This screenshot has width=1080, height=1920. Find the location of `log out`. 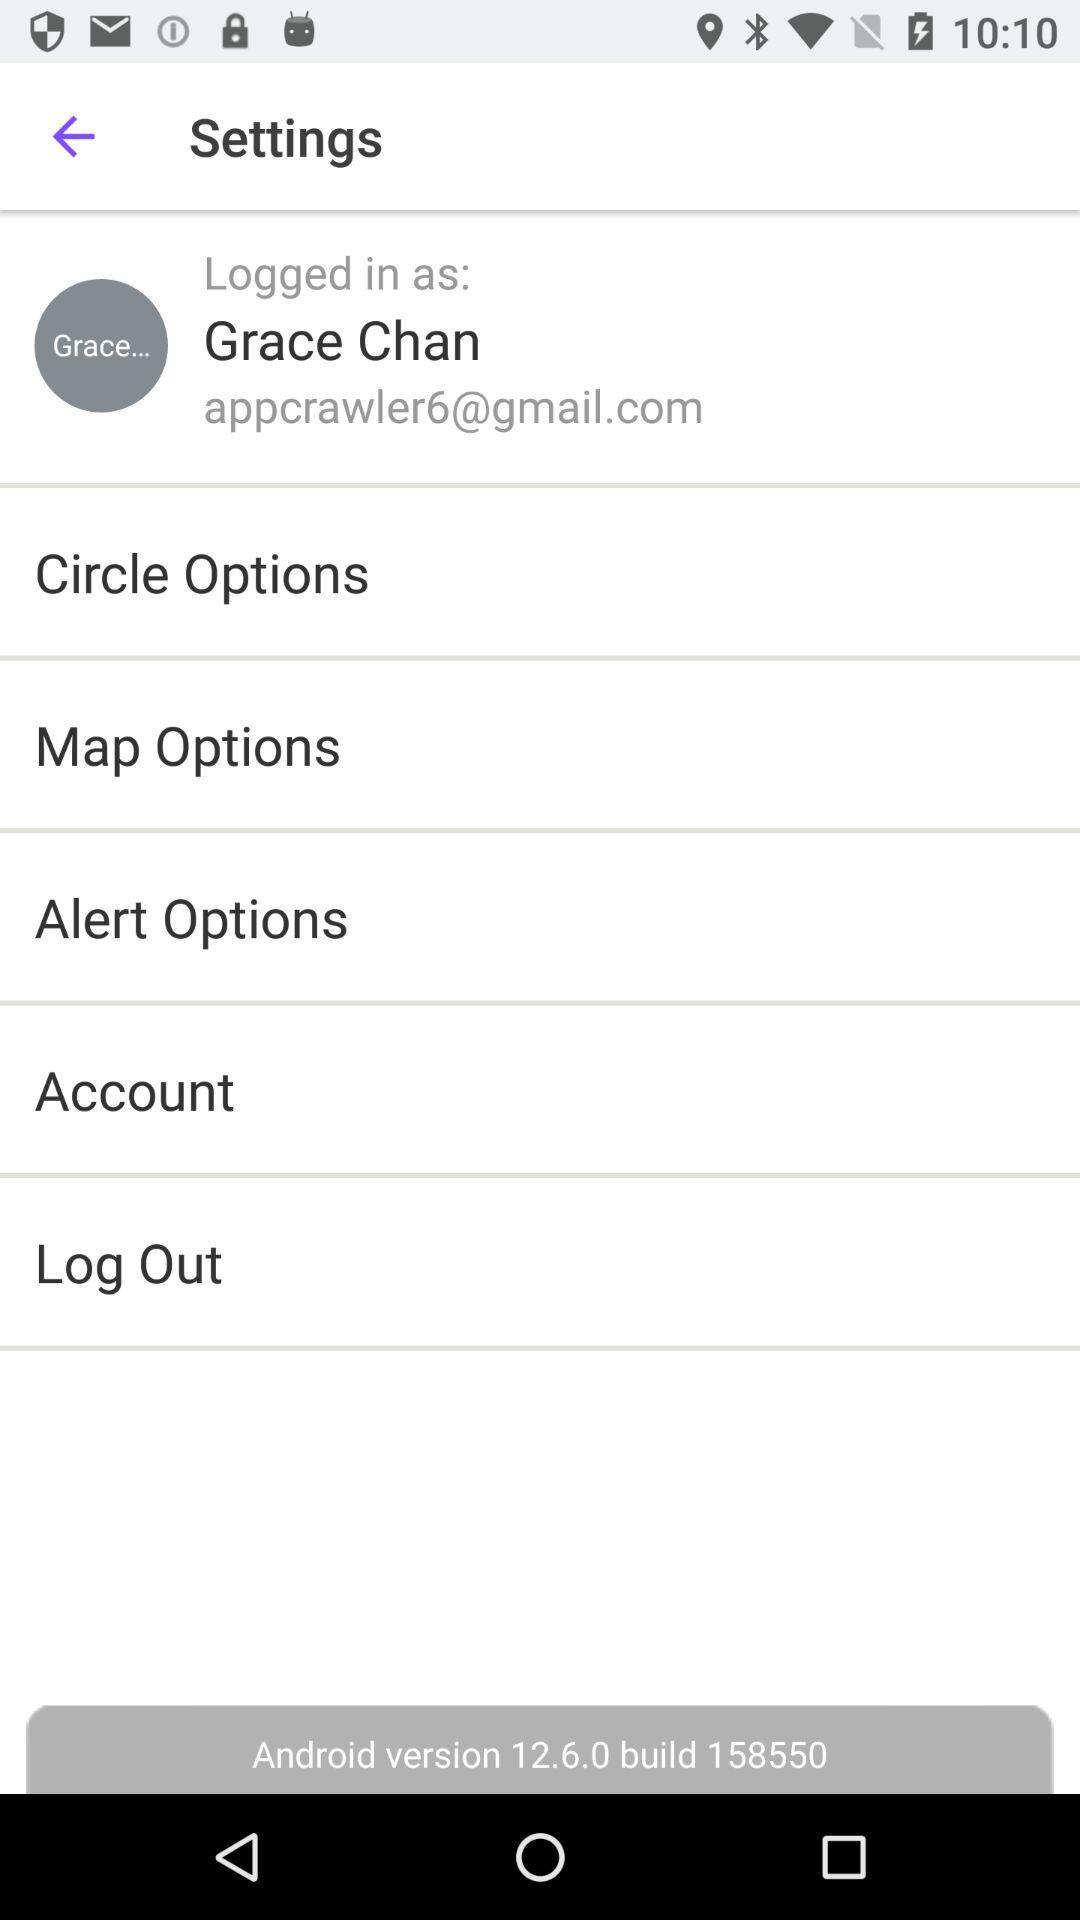

log out is located at coordinates (540, 1260).